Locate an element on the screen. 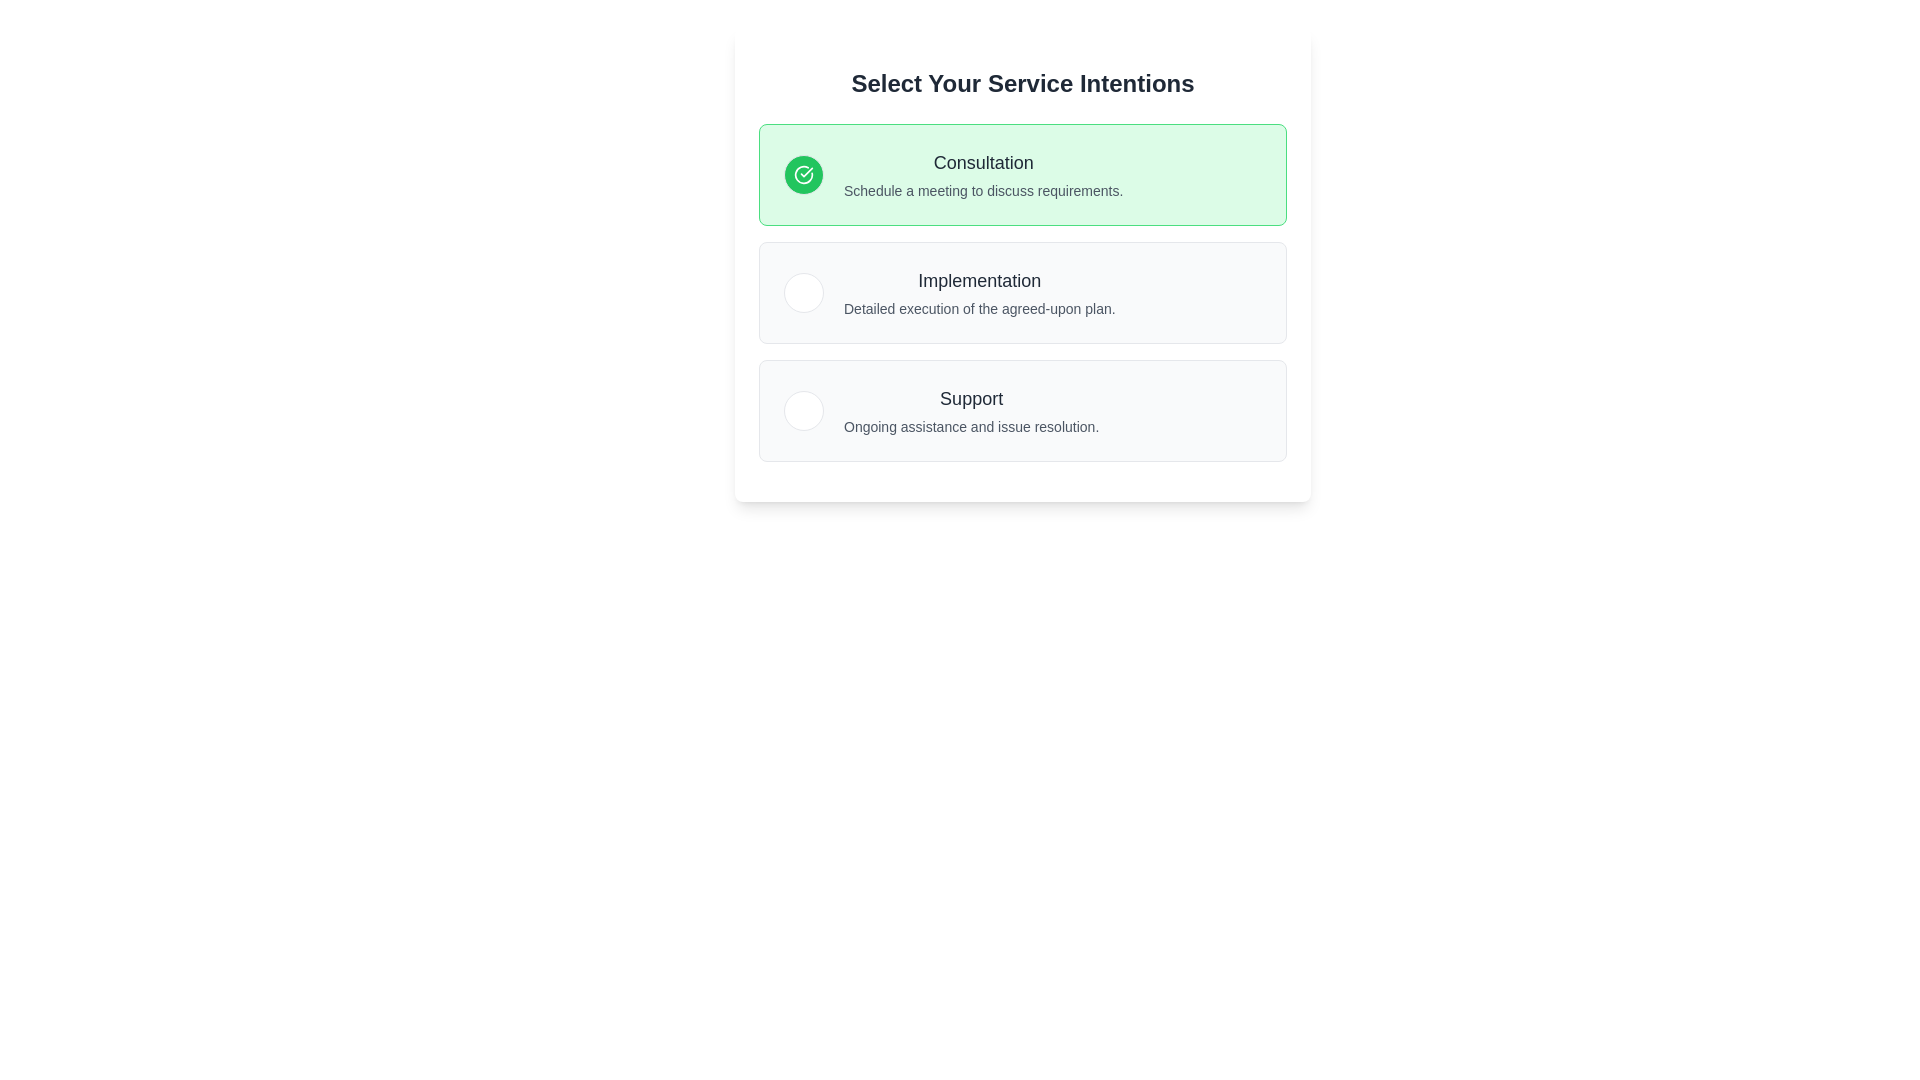 The image size is (1920, 1080). the 'Implementation' button located in the options list, specifically the second button beneath 'Consultation' and above 'Support' is located at coordinates (804, 293).